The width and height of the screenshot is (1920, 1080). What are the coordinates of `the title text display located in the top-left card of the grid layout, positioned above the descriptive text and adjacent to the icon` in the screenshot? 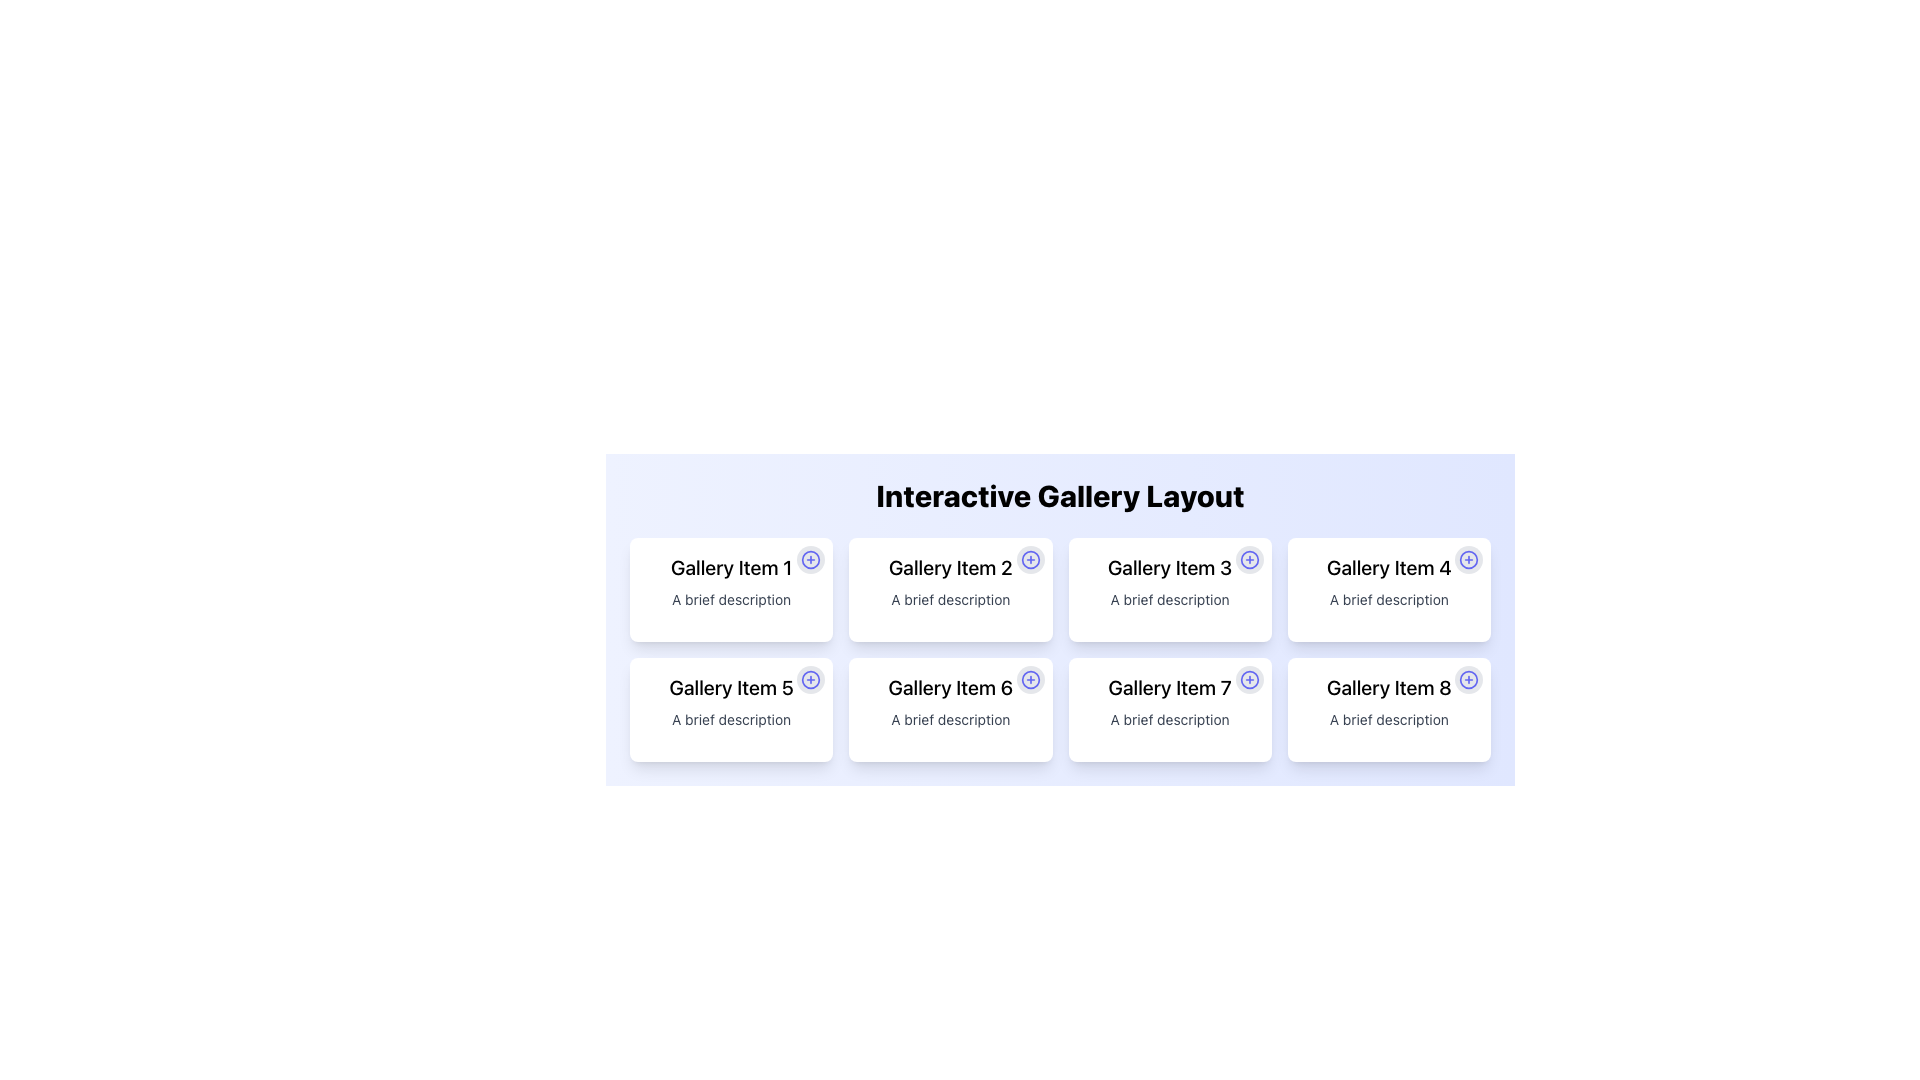 It's located at (730, 567).